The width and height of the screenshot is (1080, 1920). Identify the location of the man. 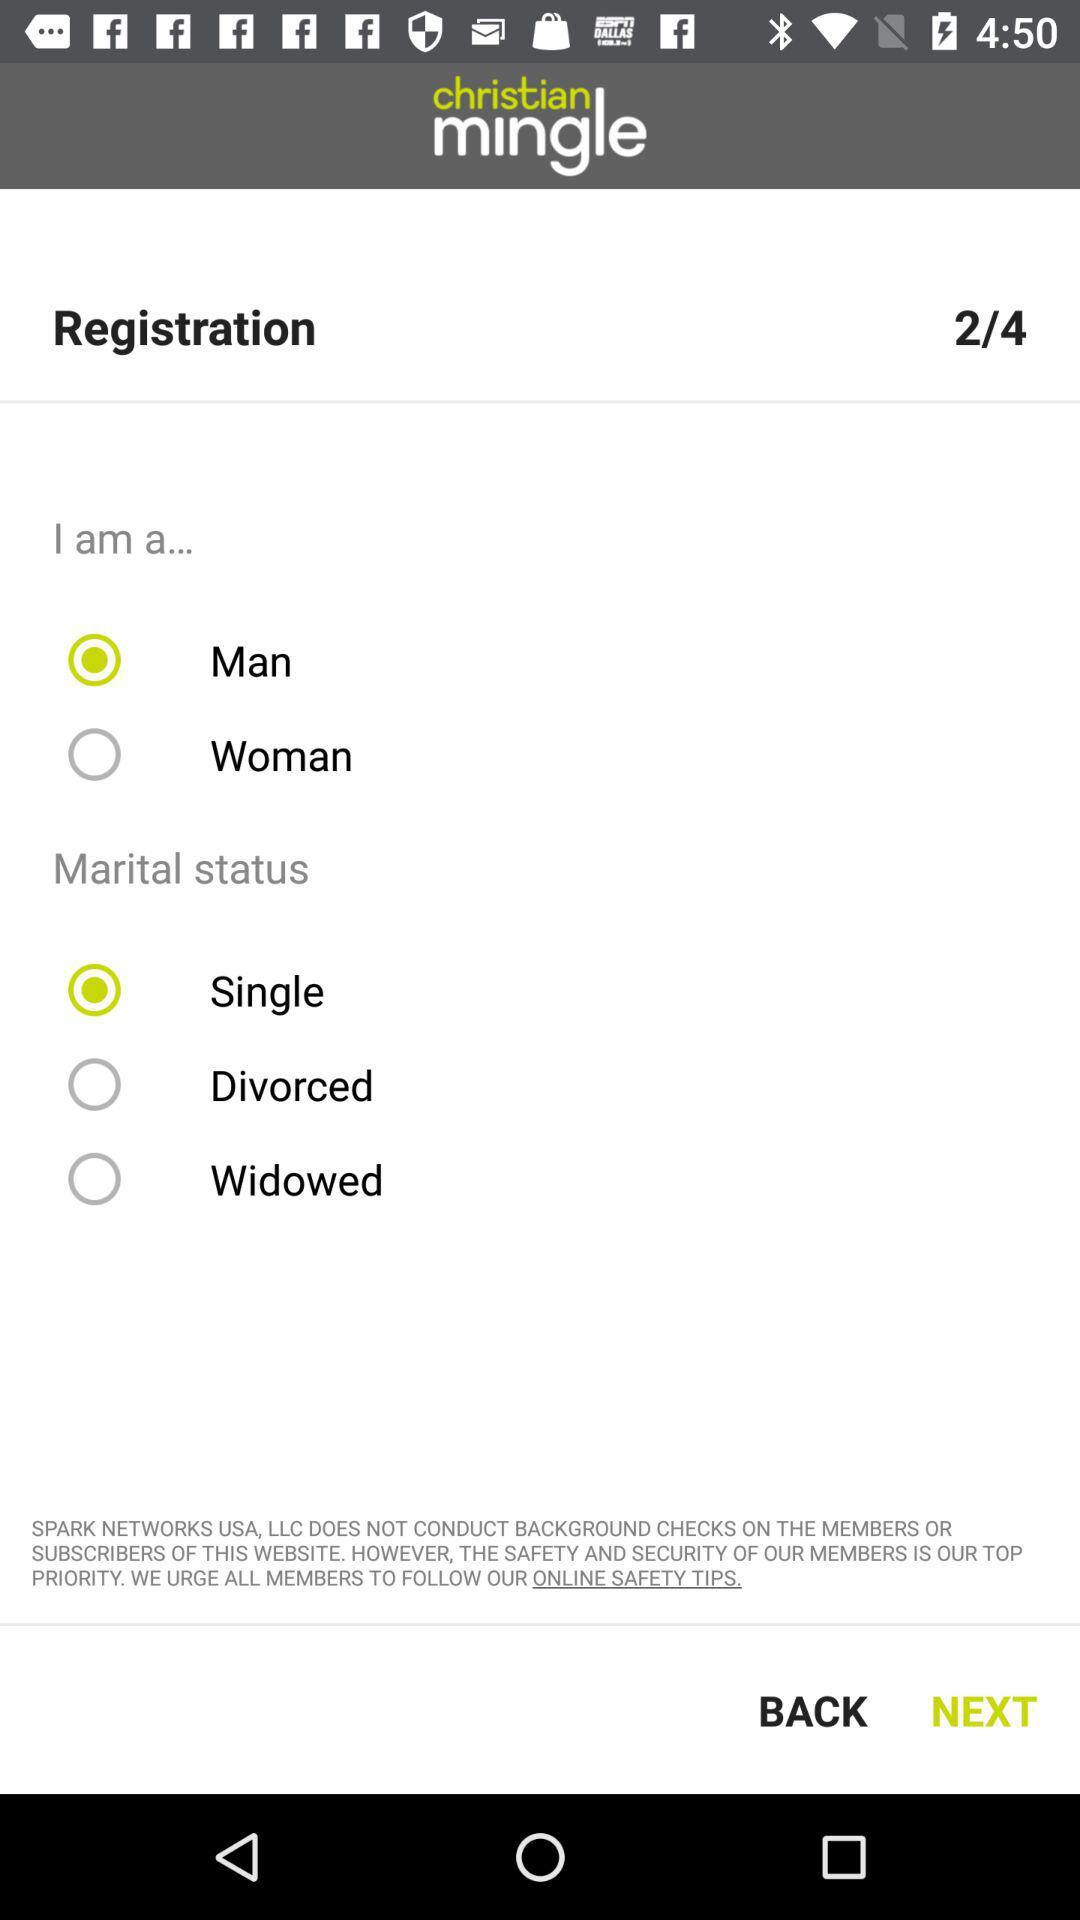
(193, 660).